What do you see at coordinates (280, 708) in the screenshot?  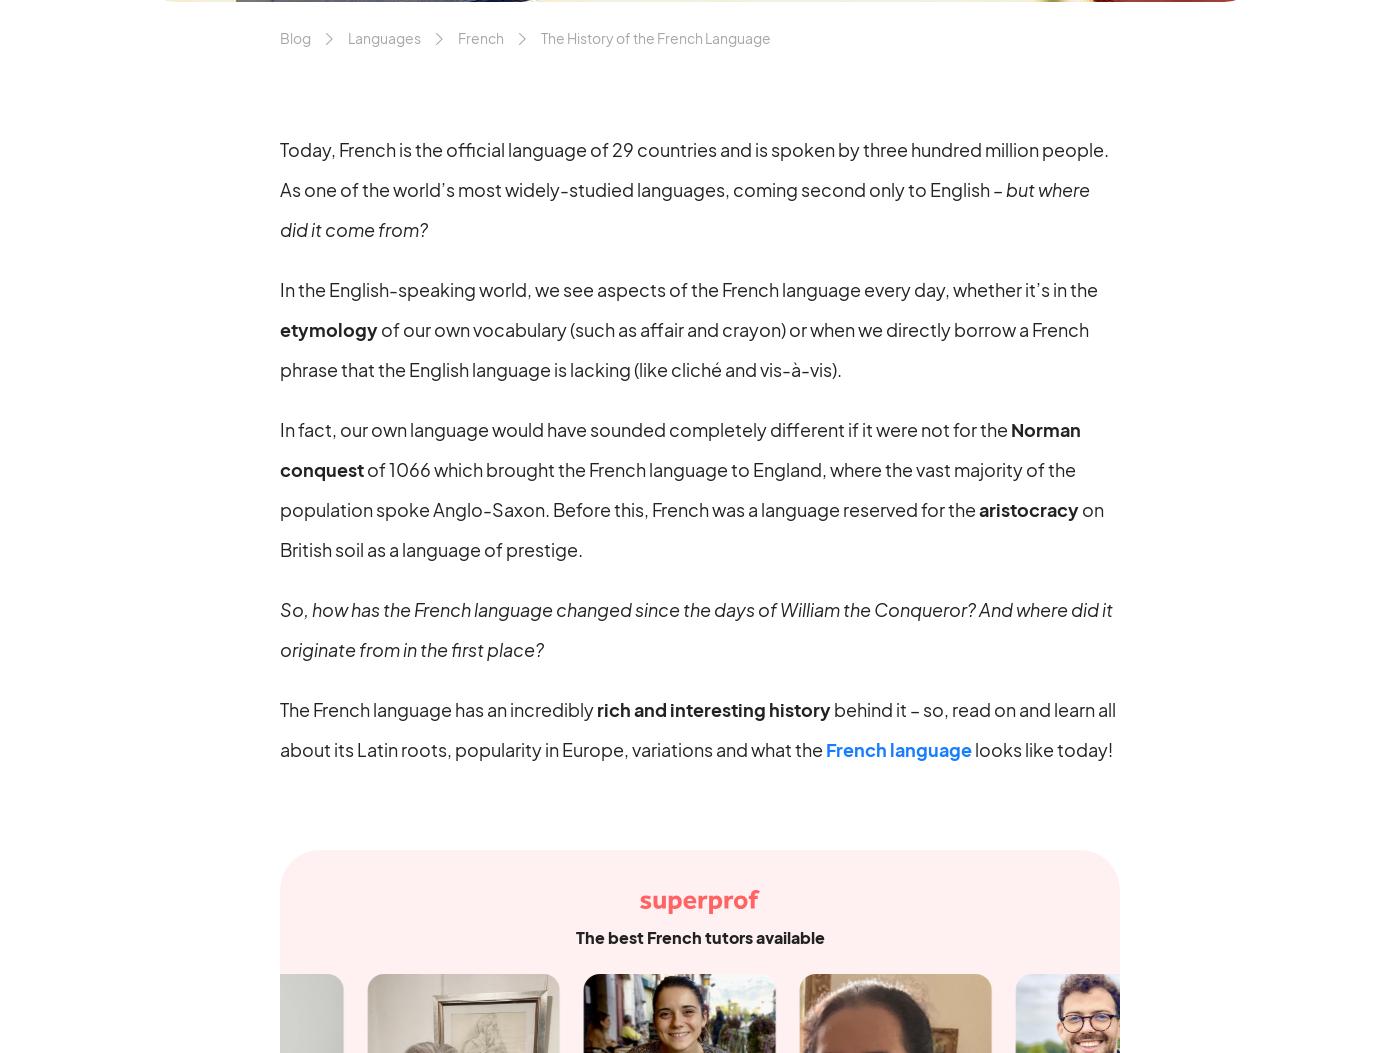 I see `'The French language has an incredibly'` at bounding box center [280, 708].